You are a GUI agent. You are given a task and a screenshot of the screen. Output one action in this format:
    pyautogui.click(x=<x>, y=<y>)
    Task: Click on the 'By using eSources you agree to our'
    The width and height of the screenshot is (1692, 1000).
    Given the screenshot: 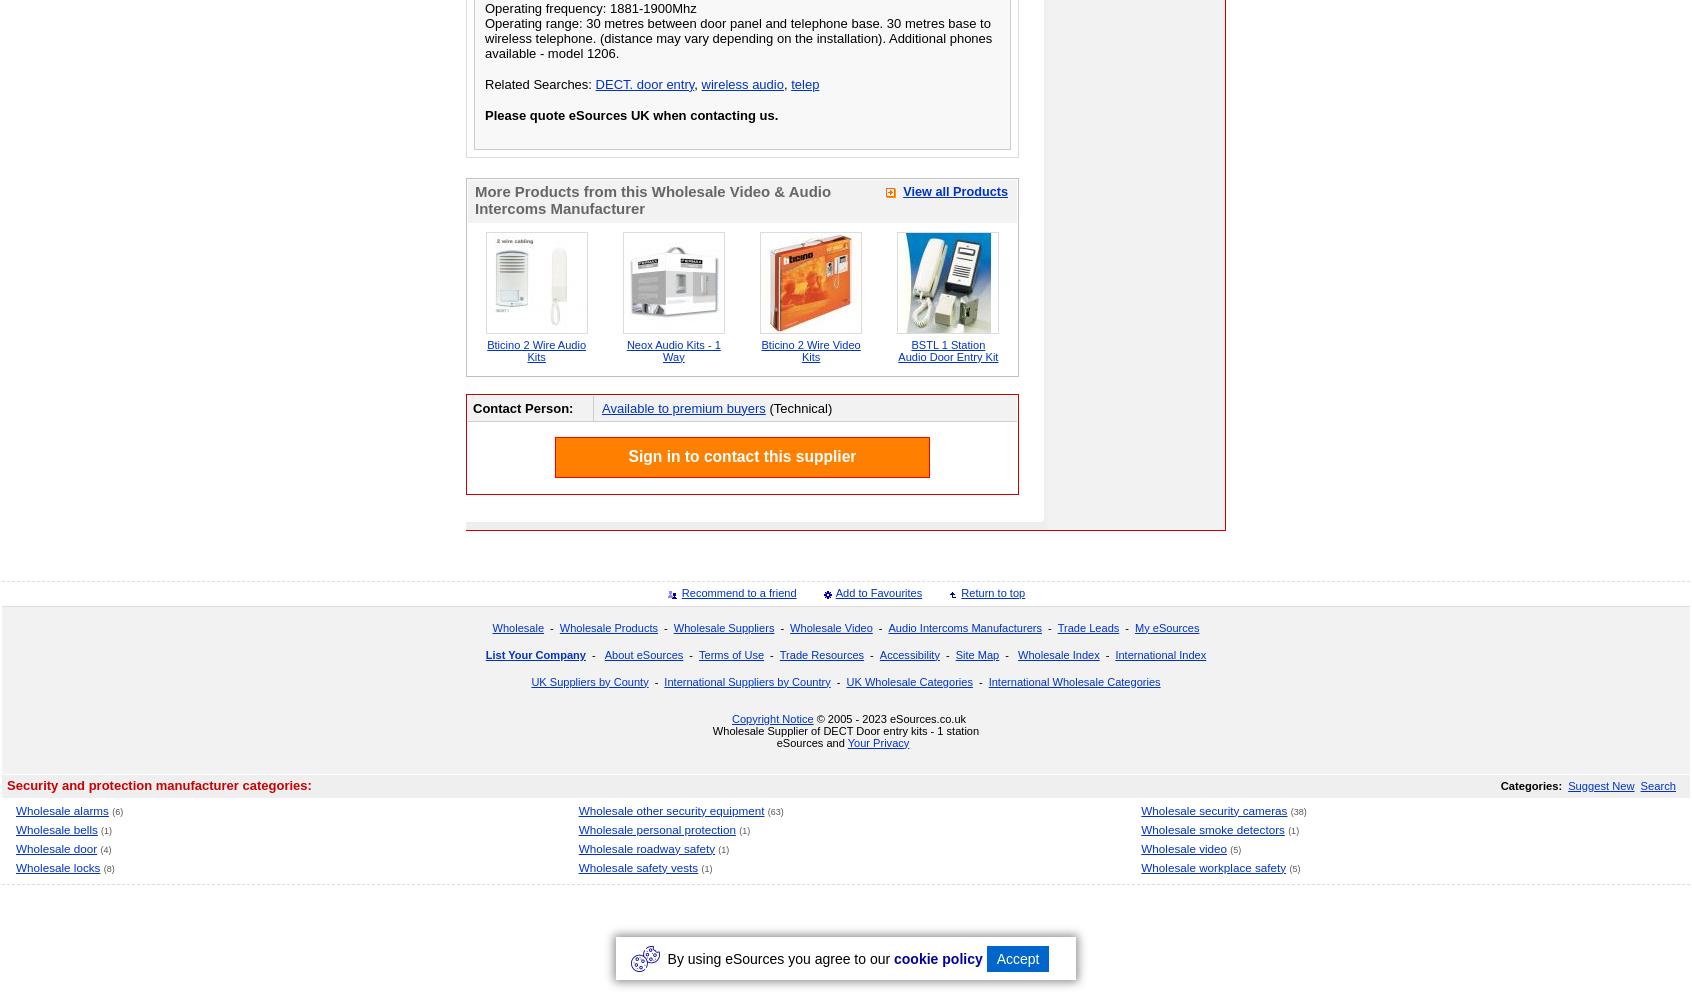 What is the action you would take?
    pyautogui.click(x=780, y=958)
    